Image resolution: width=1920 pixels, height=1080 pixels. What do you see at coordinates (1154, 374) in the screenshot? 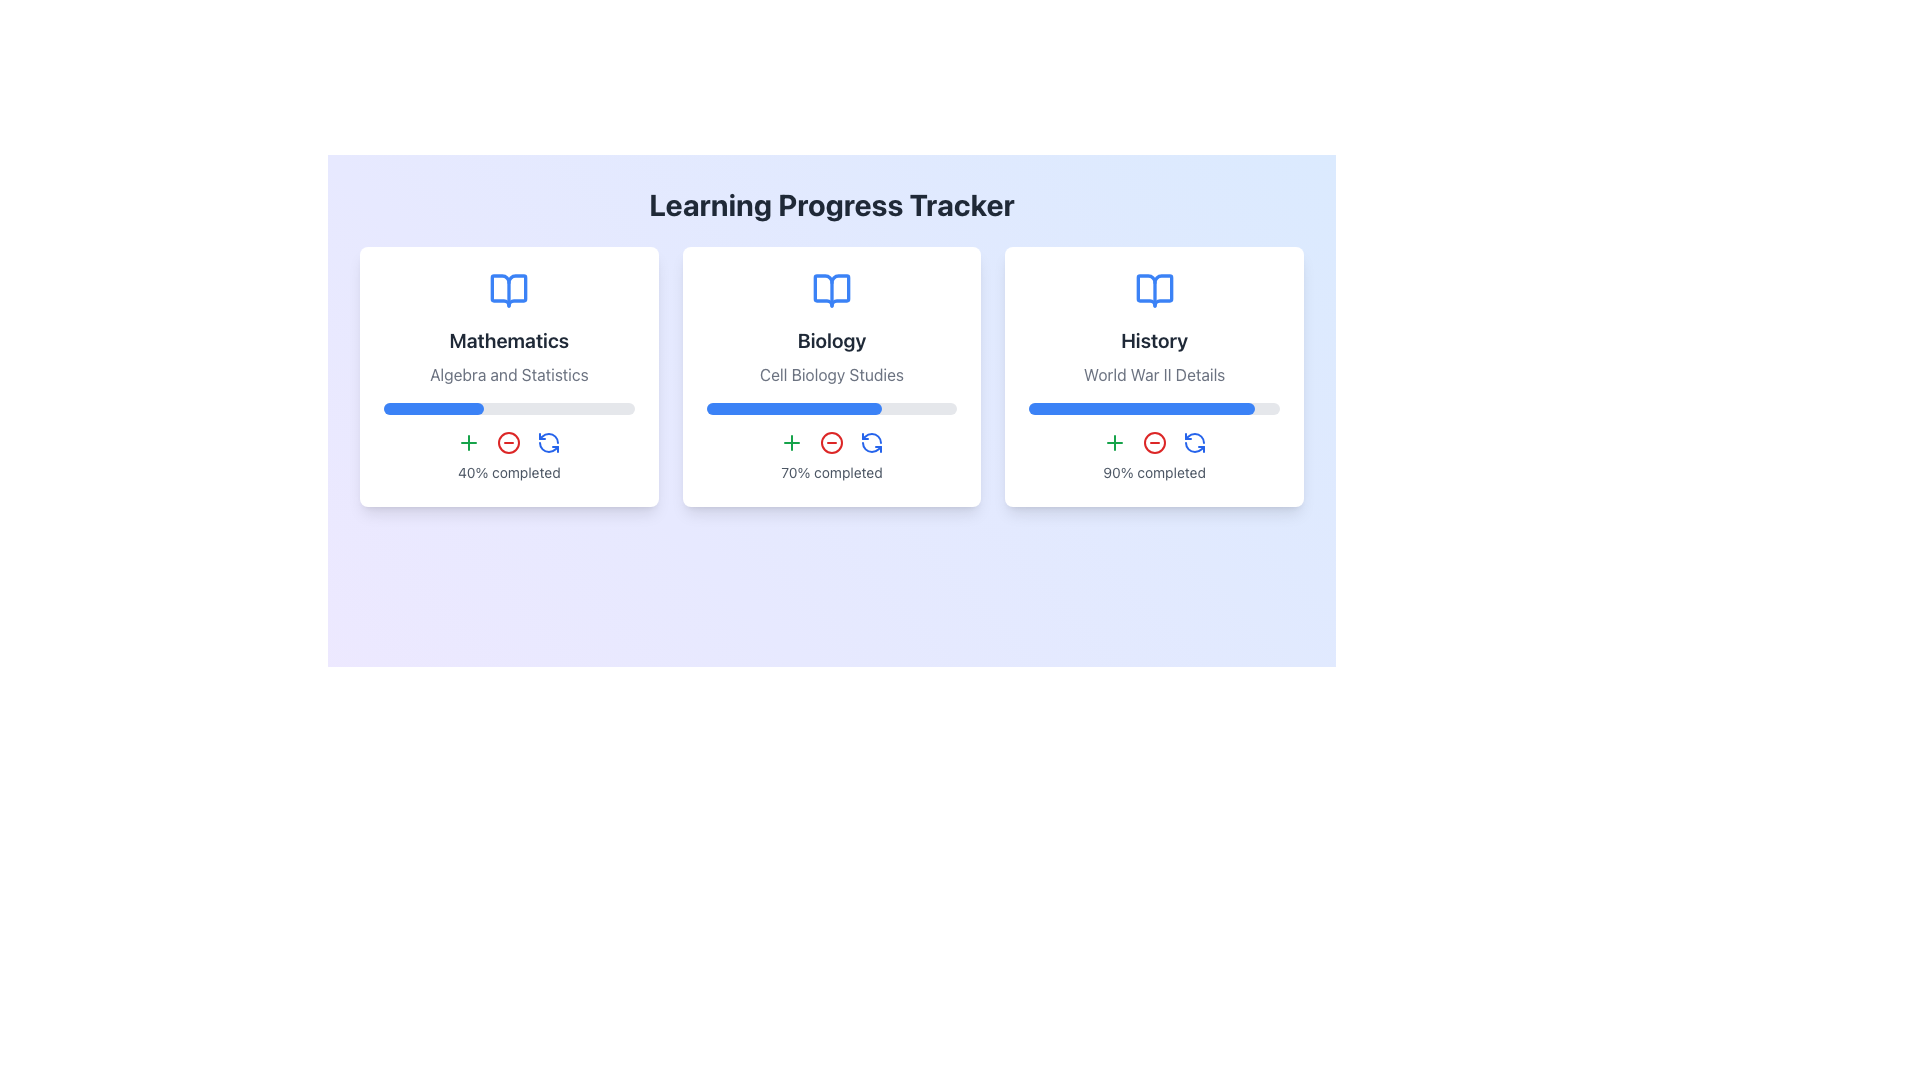
I see `the subtitle text label within the 'History' card that provides additional context about the content, located below the card's title and above the progress bar` at bounding box center [1154, 374].